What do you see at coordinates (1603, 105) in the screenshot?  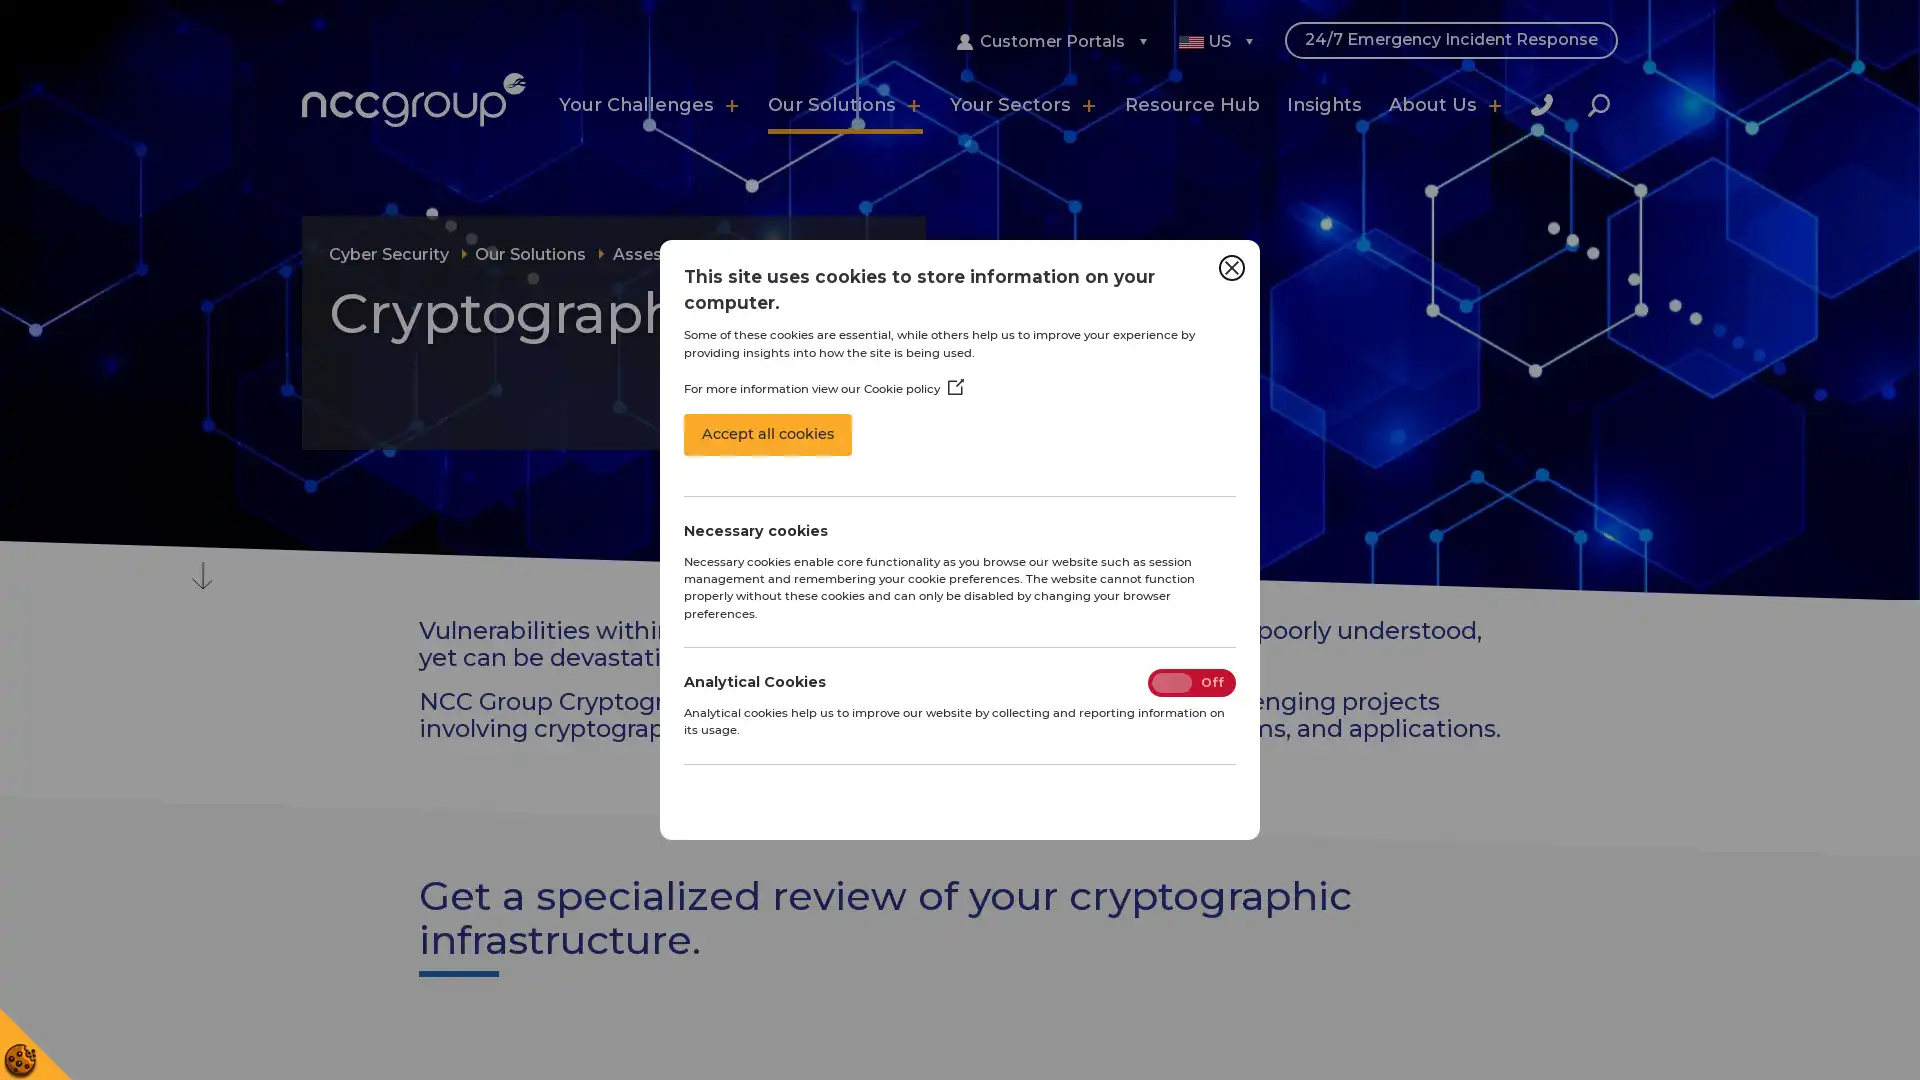 I see `Search` at bounding box center [1603, 105].